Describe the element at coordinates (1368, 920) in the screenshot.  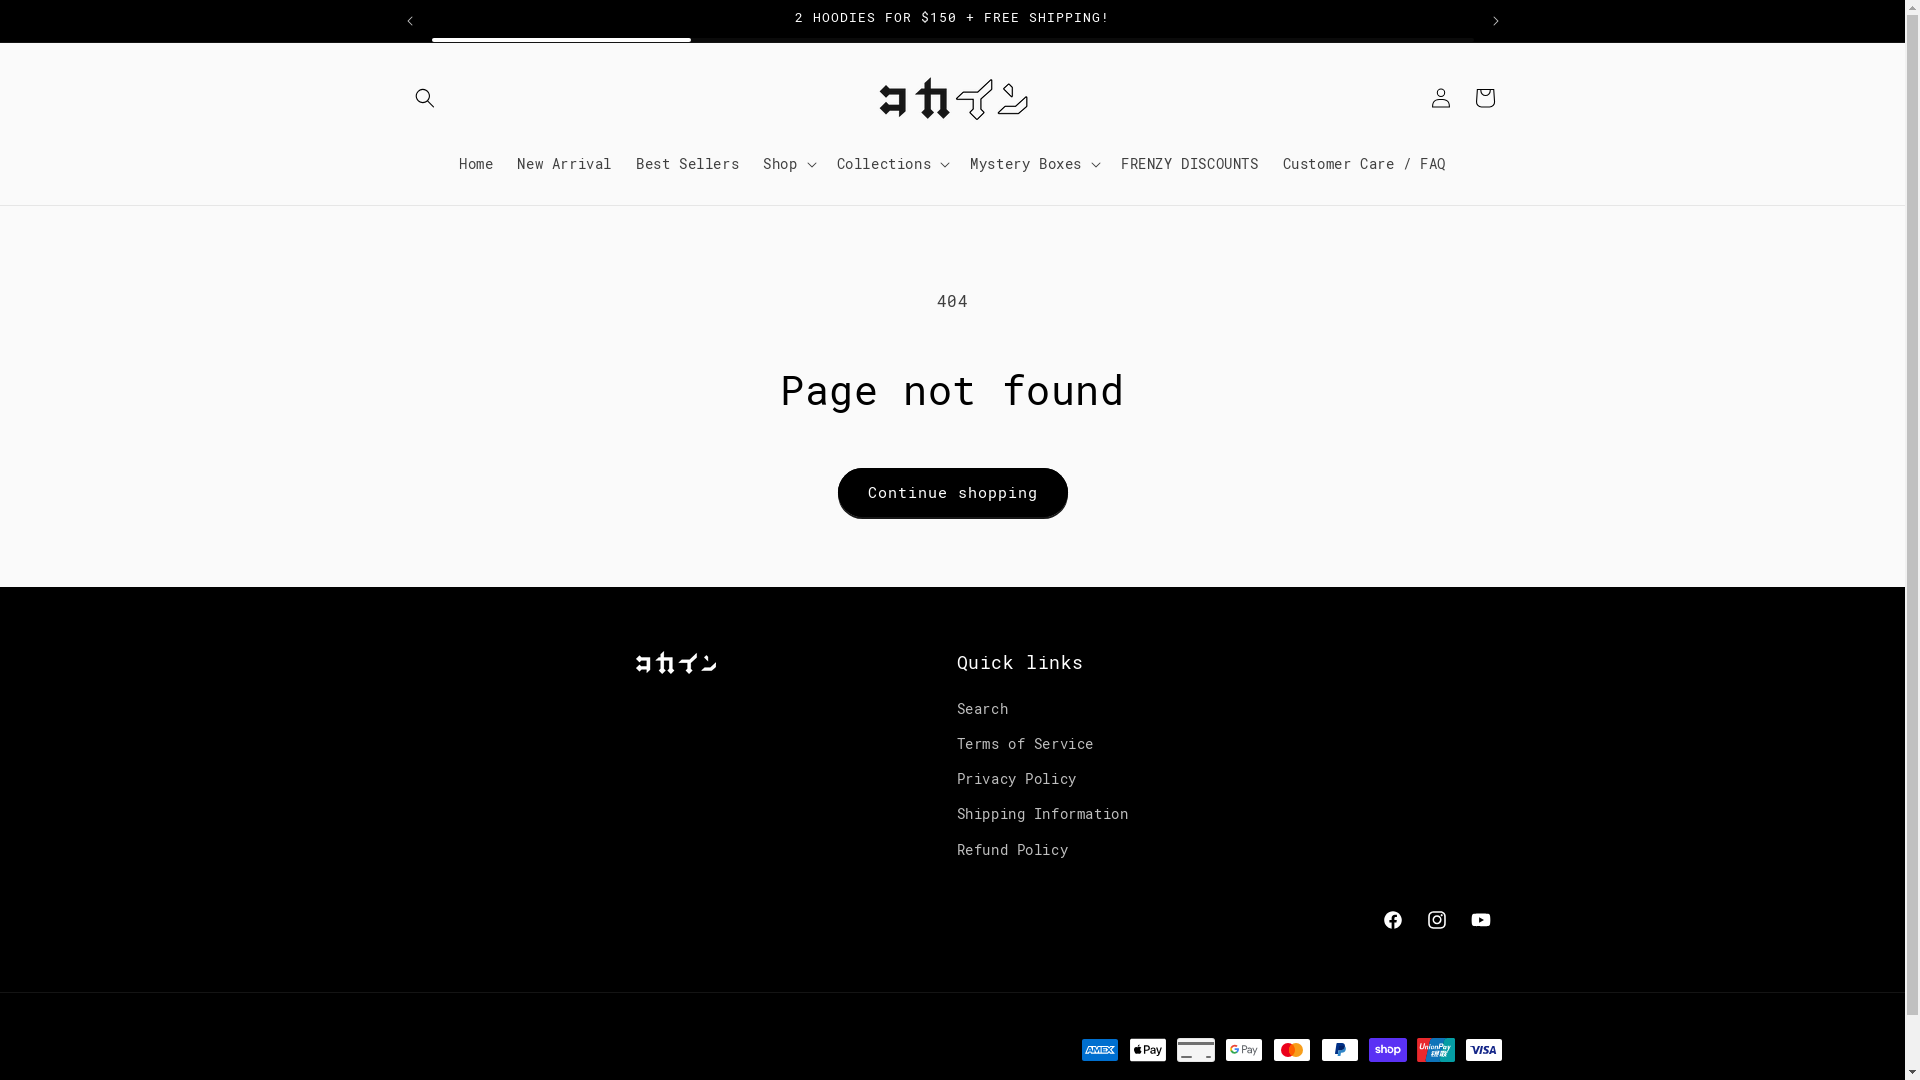
I see `'Facebook'` at that location.